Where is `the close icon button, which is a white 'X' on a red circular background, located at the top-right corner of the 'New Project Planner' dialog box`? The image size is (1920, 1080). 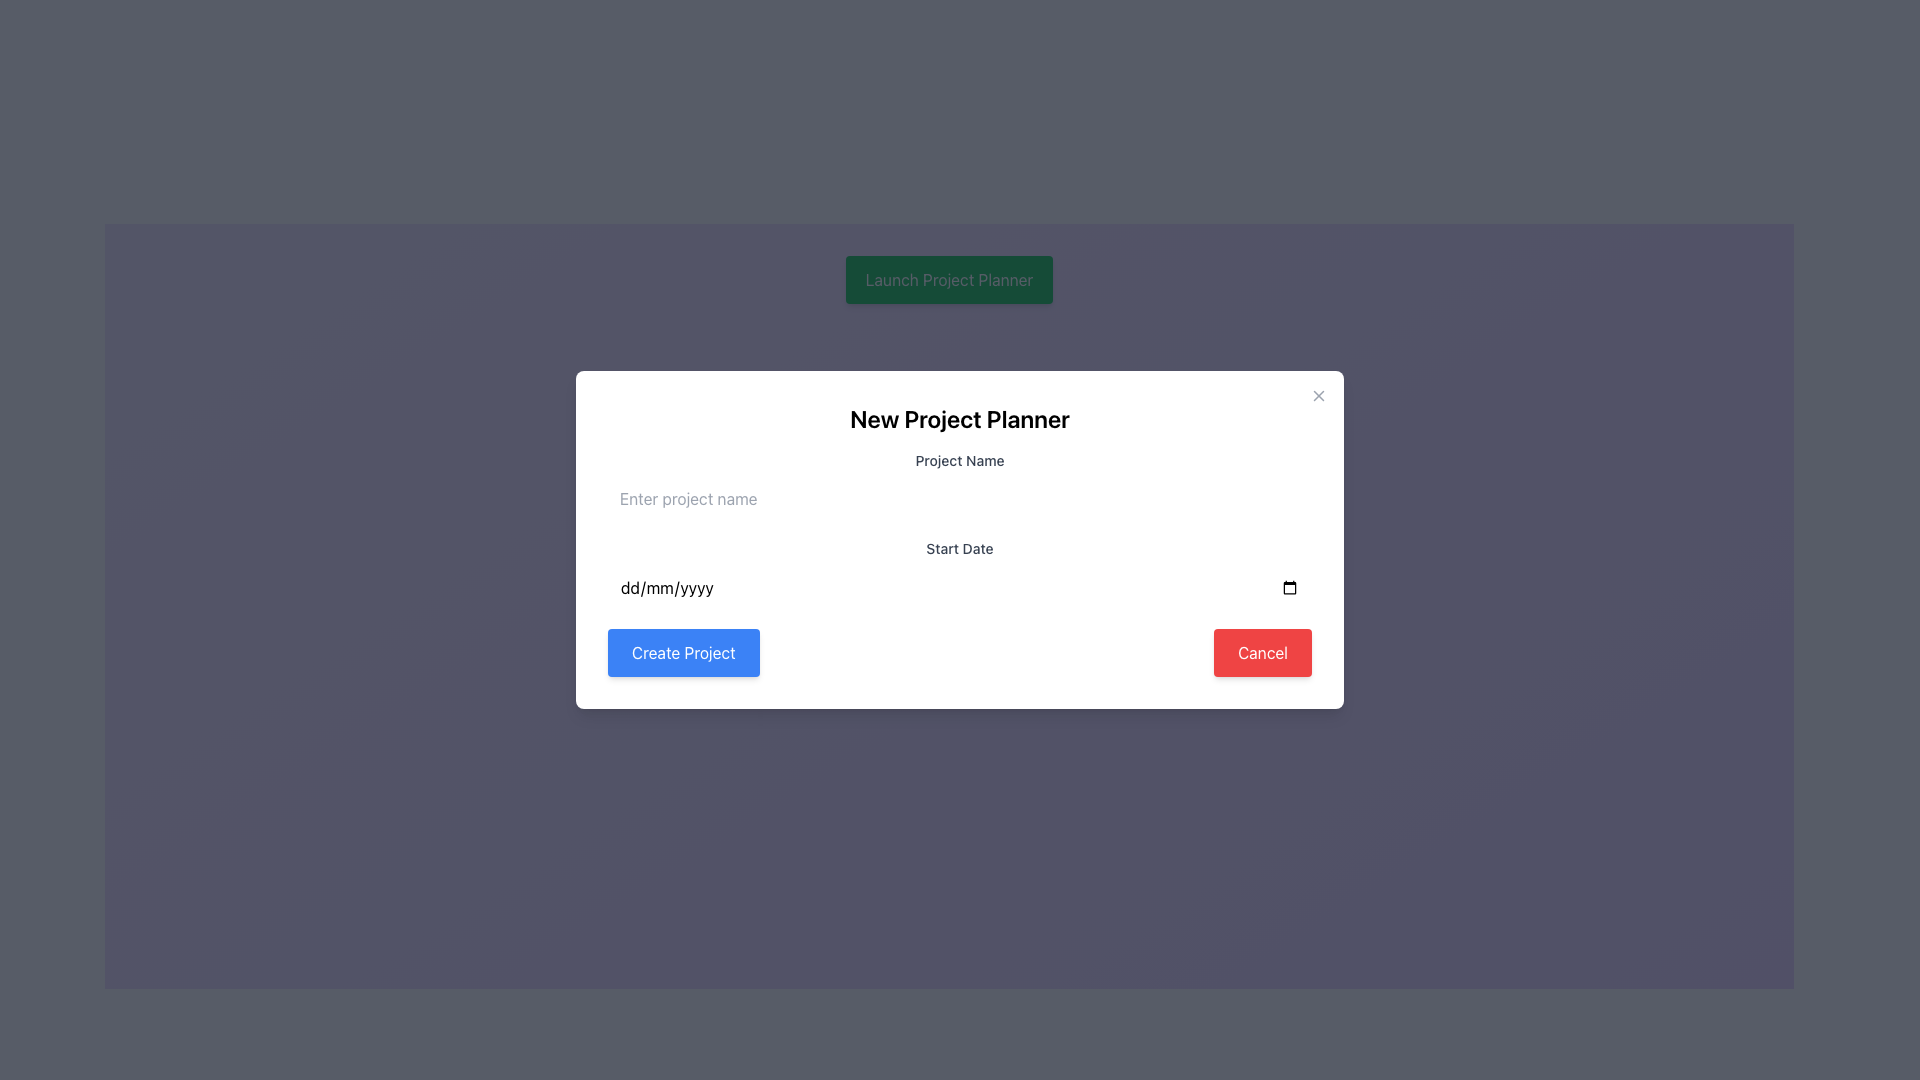 the close icon button, which is a white 'X' on a red circular background, located at the top-right corner of the 'New Project Planner' dialog box is located at coordinates (1319, 396).